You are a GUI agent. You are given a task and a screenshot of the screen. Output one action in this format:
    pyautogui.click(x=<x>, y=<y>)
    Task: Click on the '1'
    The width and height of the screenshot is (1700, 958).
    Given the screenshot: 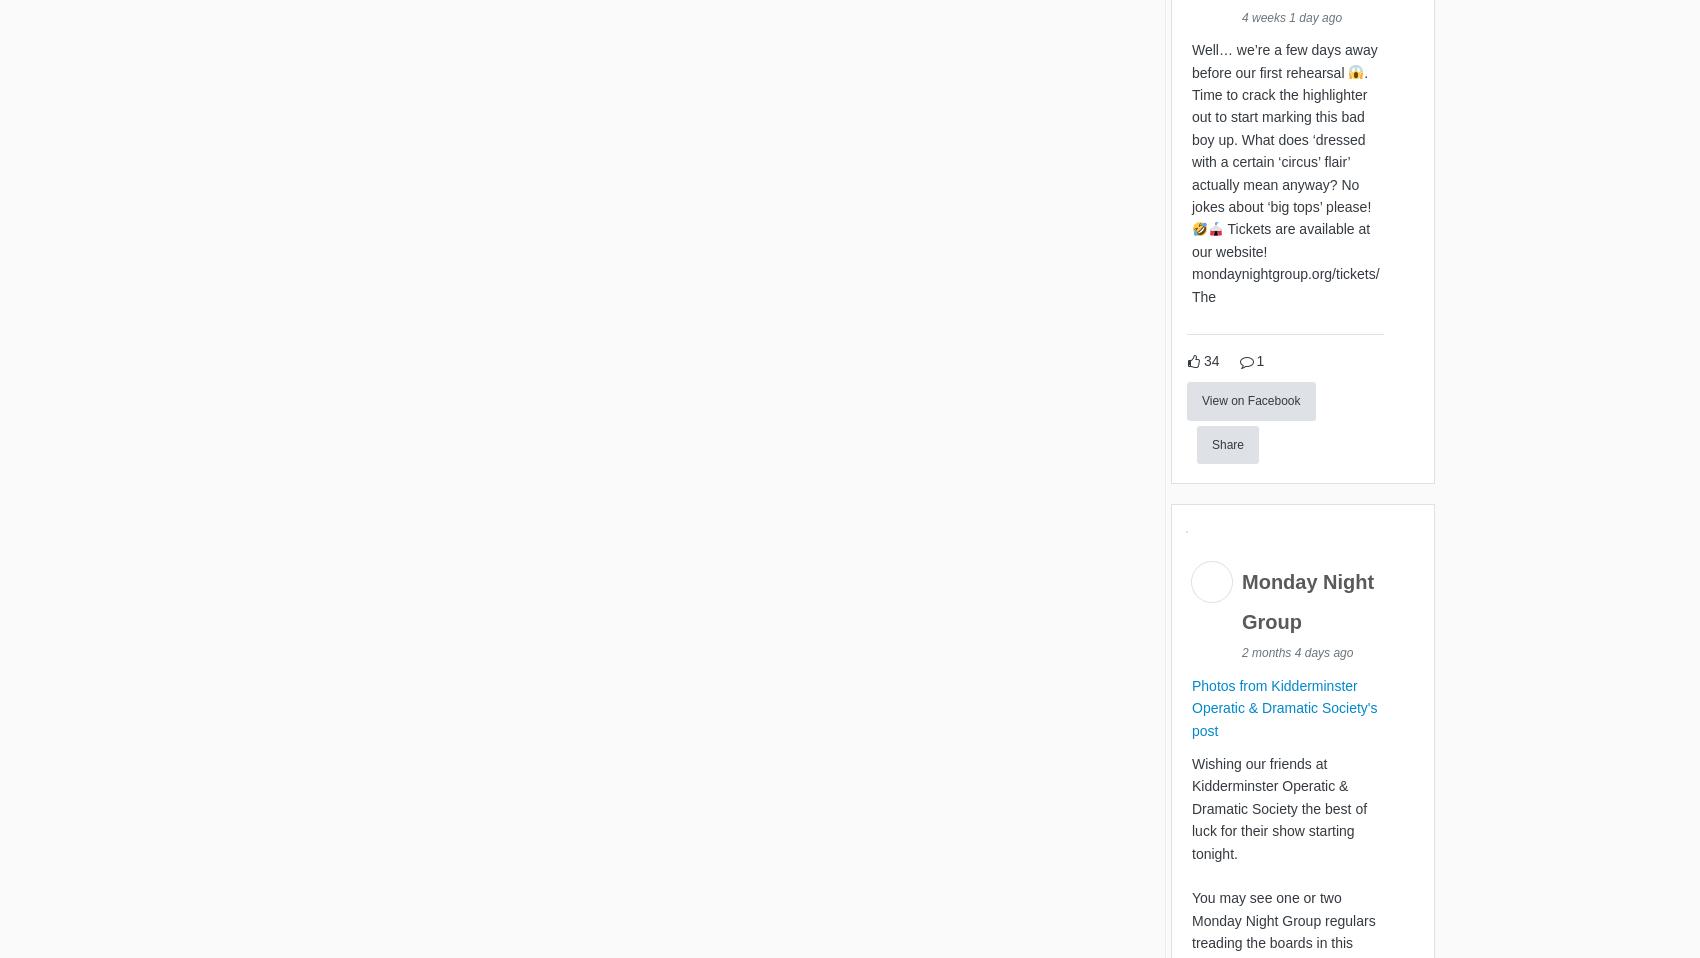 What is the action you would take?
    pyautogui.click(x=1259, y=363)
    